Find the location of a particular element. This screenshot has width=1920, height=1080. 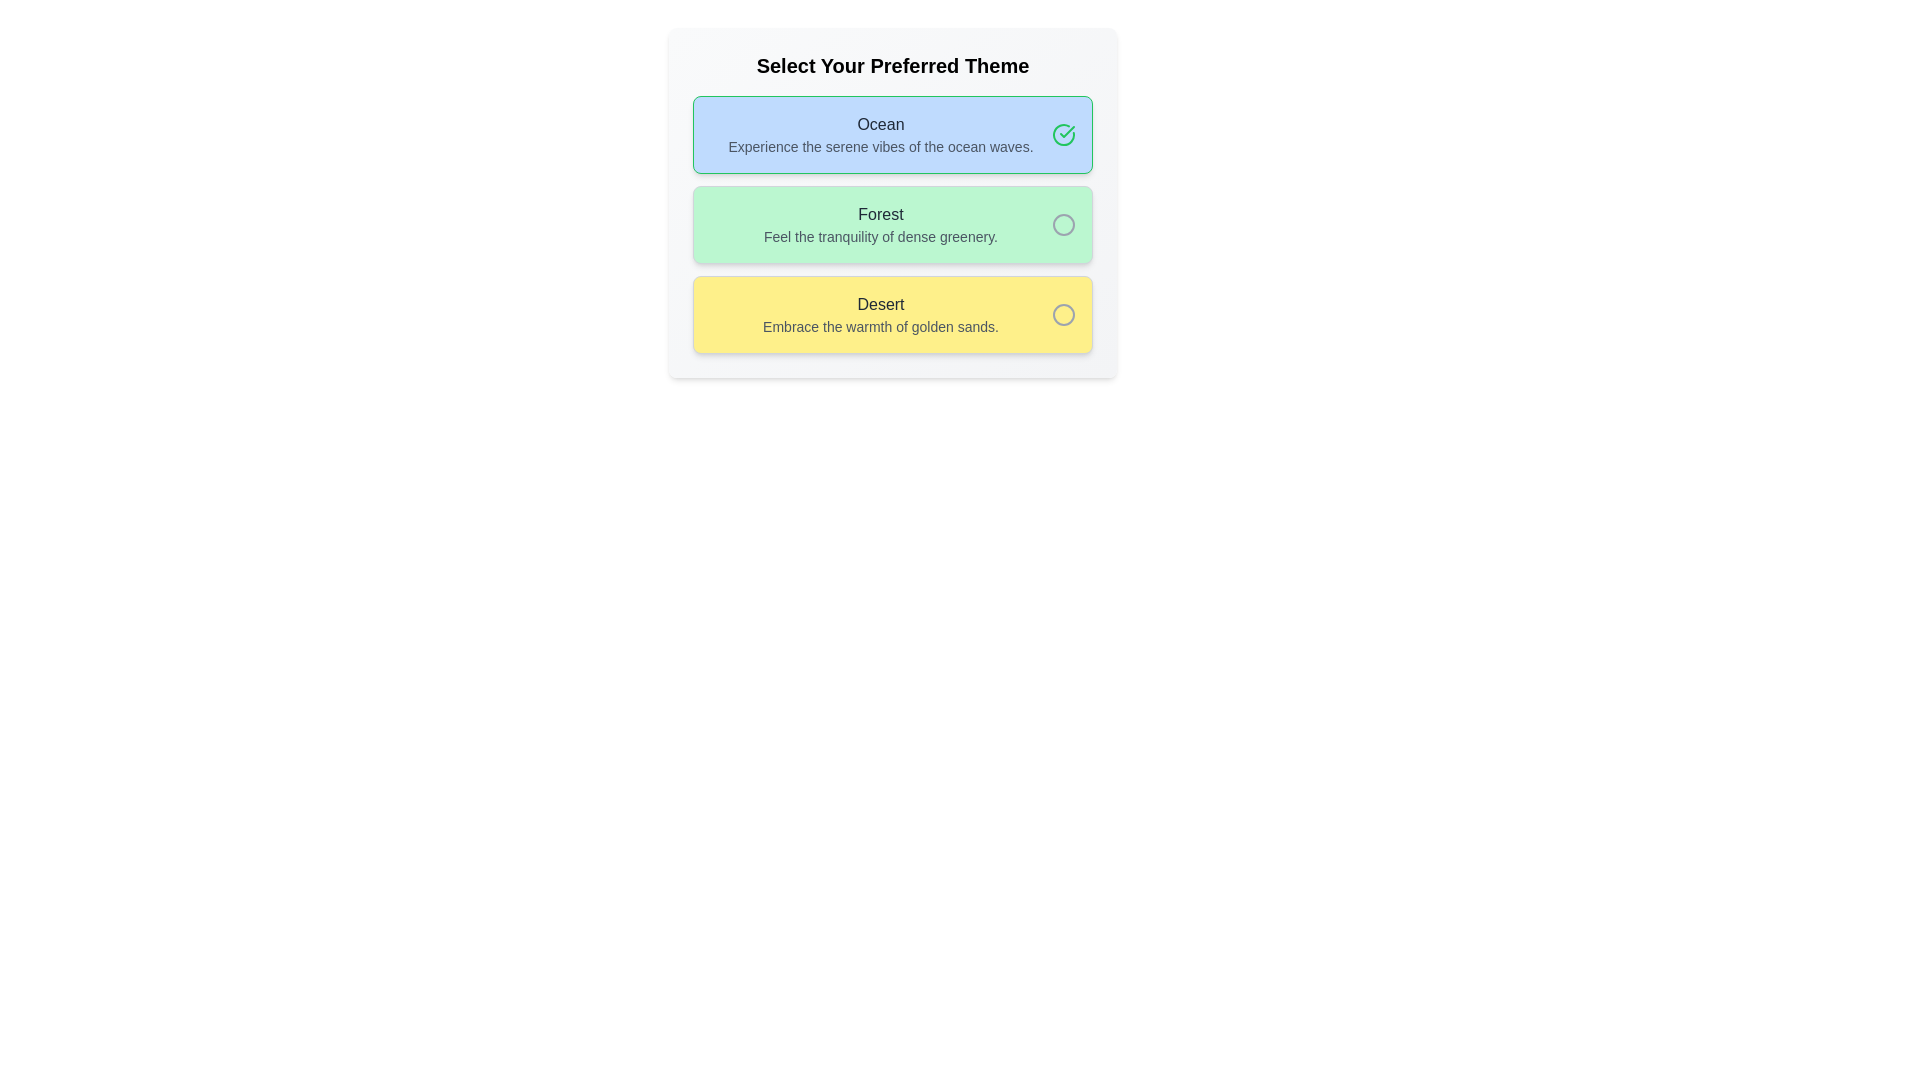

the radio button is located at coordinates (1063, 224).